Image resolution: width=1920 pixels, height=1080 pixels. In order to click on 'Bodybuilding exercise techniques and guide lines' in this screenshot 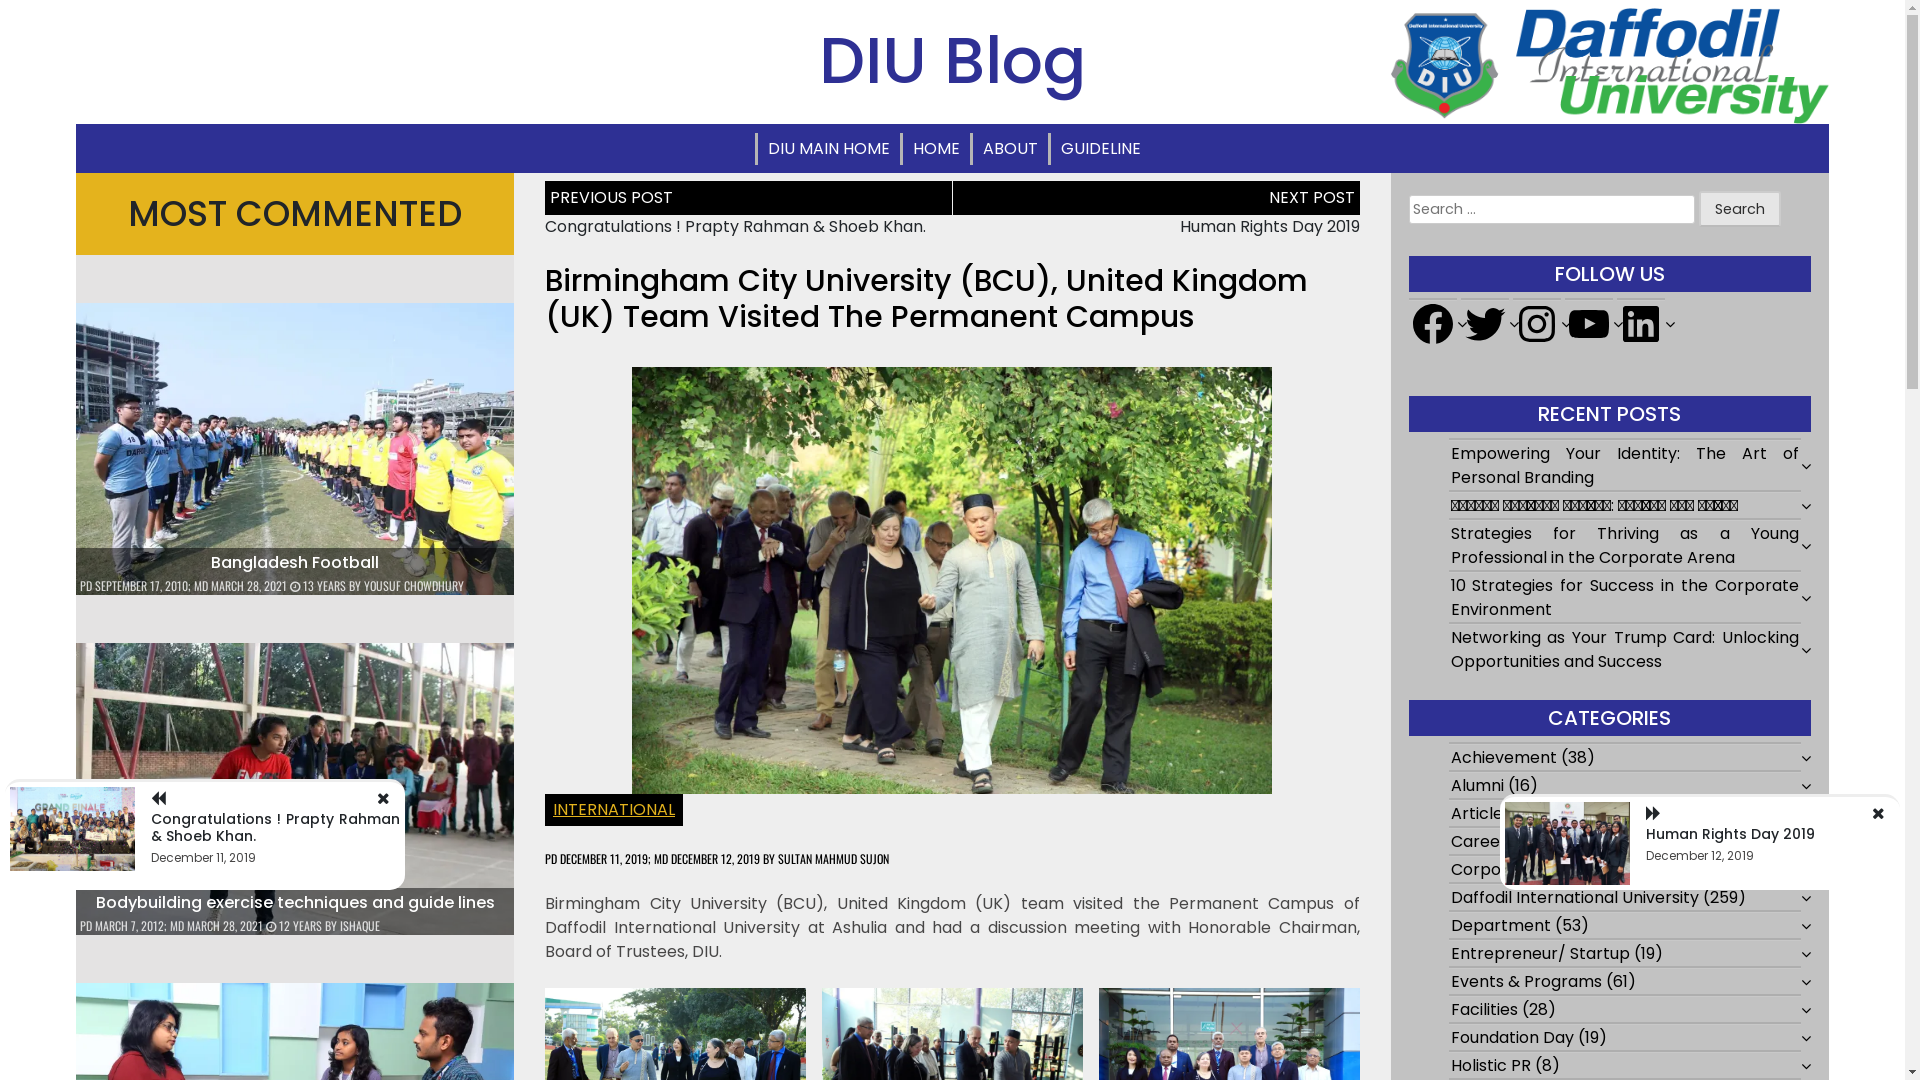, I will do `click(294, 902)`.